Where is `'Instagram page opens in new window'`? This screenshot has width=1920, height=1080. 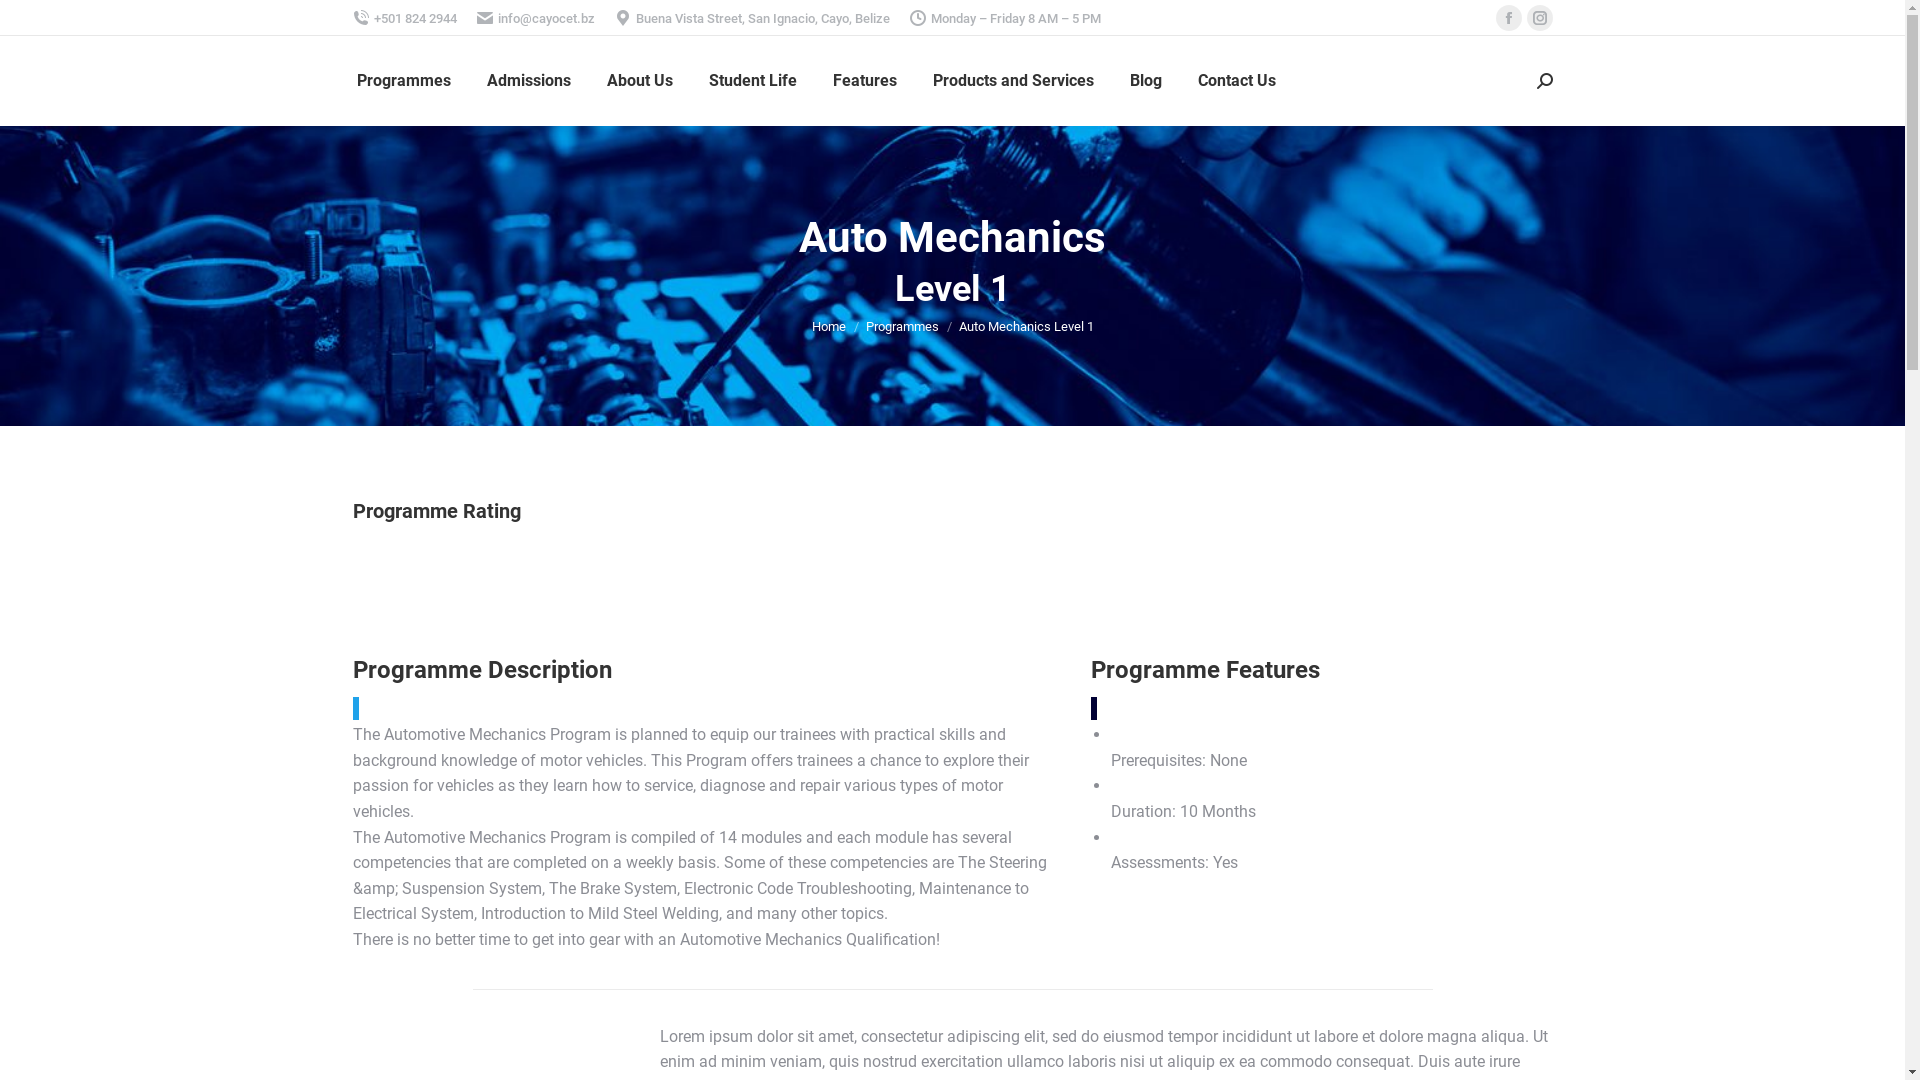 'Instagram page opens in new window' is located at coordinates (1538, 18).